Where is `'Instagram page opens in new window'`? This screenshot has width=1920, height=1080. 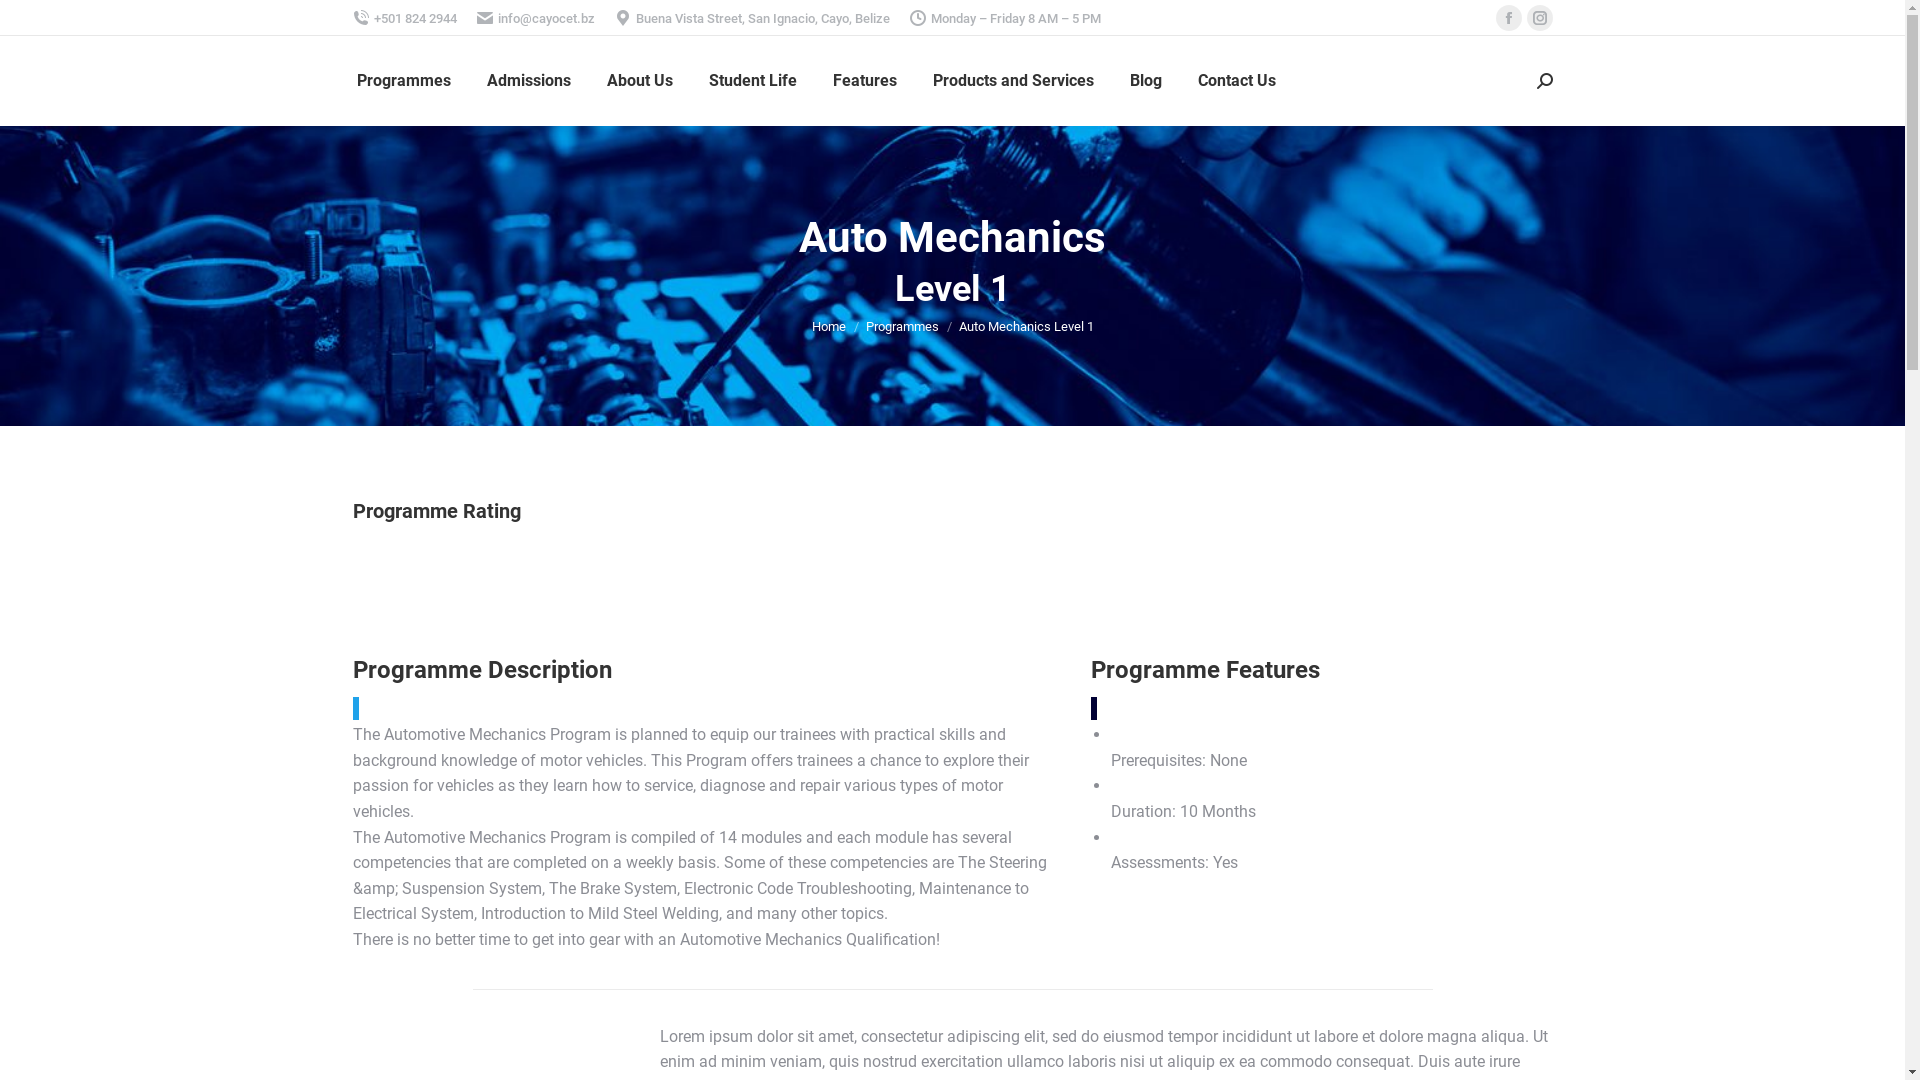 'Instagram page opens in new window' is located at coordinates (1538, 18).